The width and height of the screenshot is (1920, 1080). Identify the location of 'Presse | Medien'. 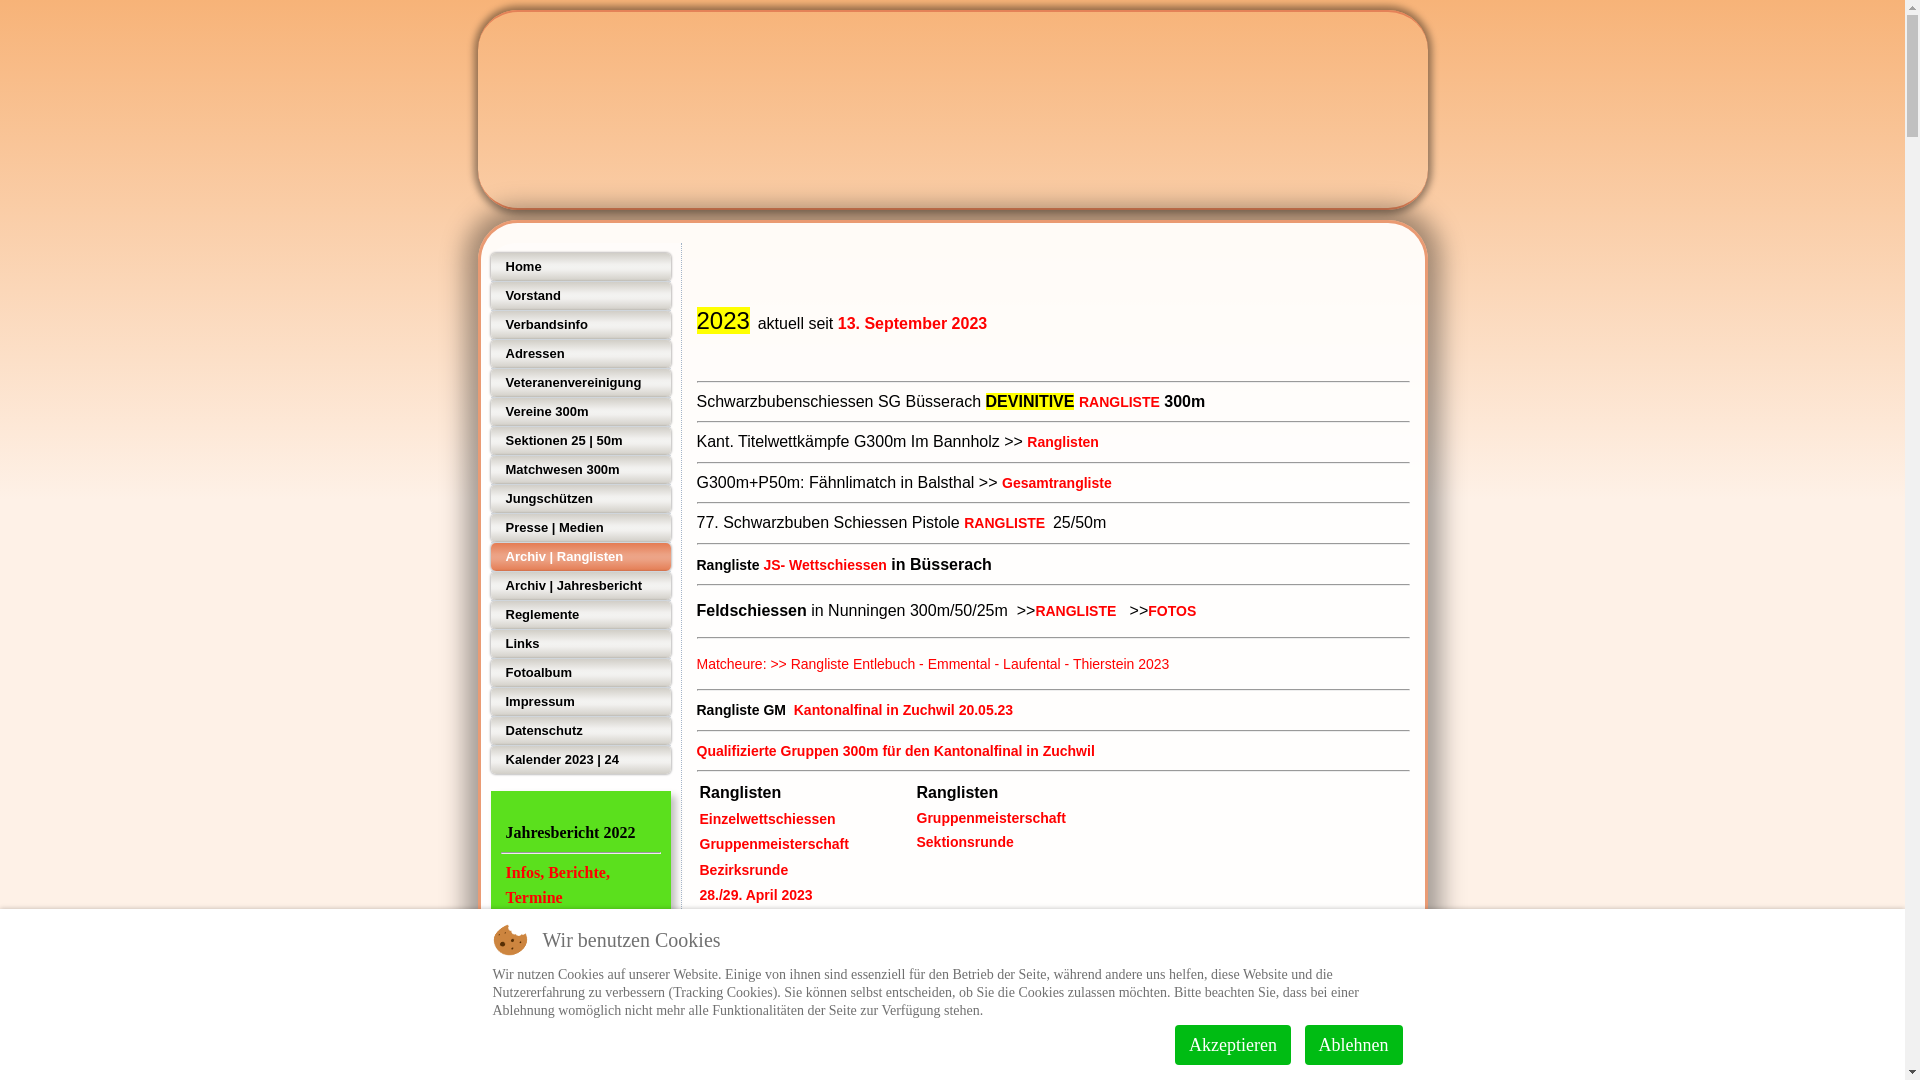
(579, 527).